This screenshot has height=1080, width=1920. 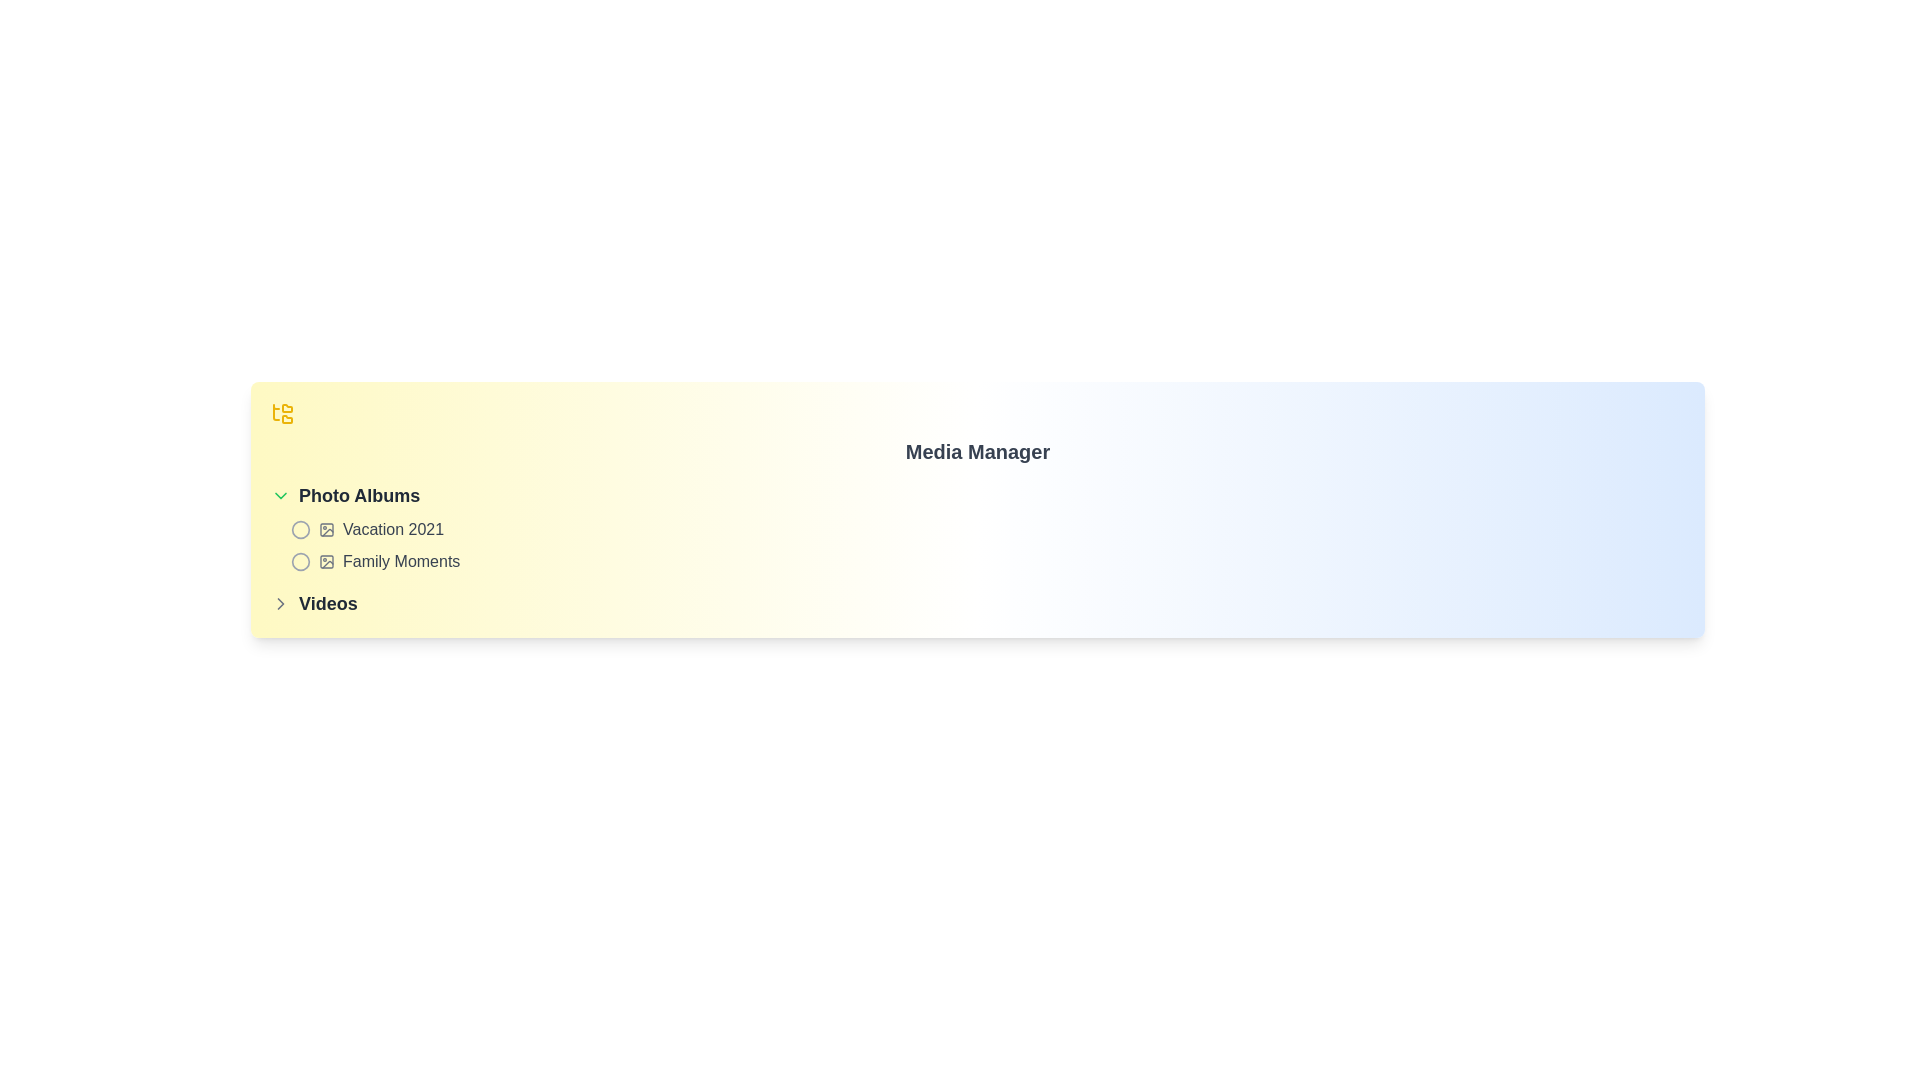 I want to click on the Checkbox associated with 'Vacation 2021', so click(x=300, y=528).